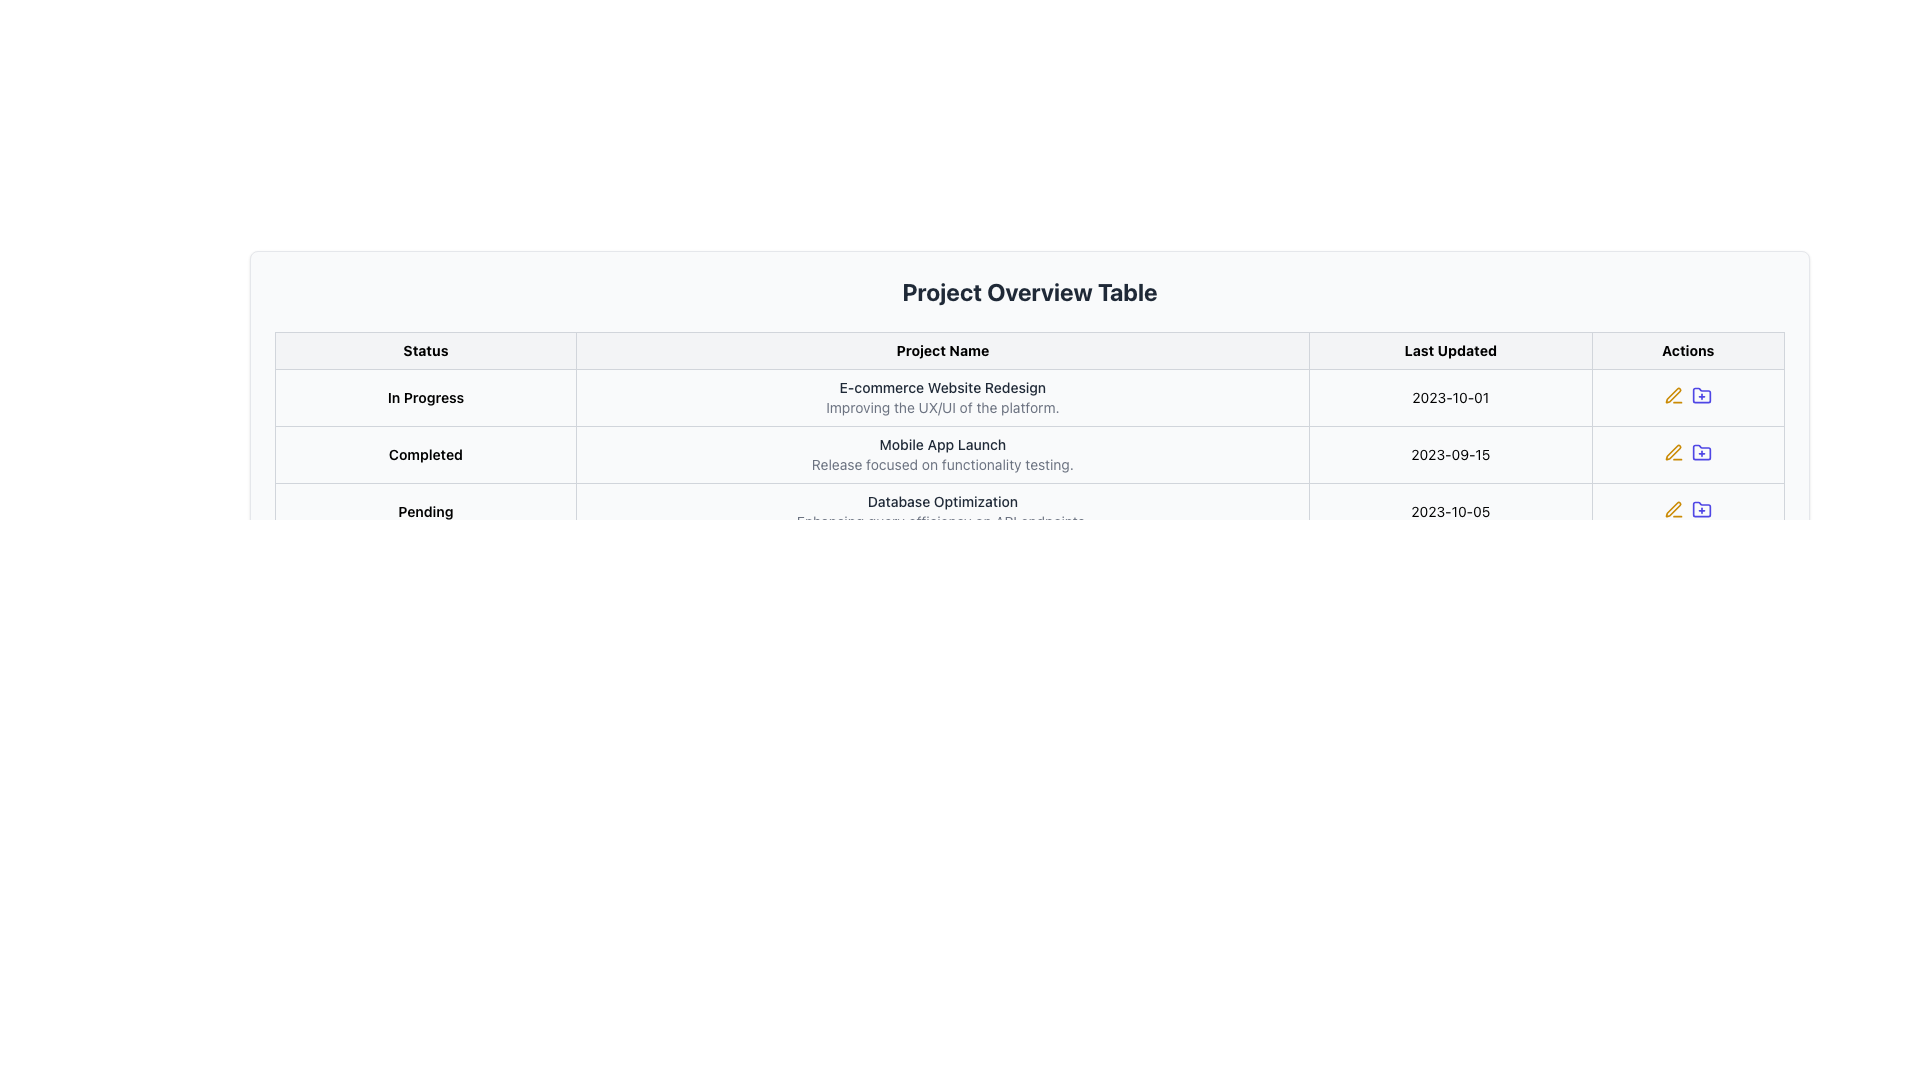  Describe the element at coordinates (1674, 395) in the screenshot. I see `the edit icon button in the 'Actions' column of the third row for the 'Database Optimization' project with 'Pending' status to modify the associated row's data` at that location.